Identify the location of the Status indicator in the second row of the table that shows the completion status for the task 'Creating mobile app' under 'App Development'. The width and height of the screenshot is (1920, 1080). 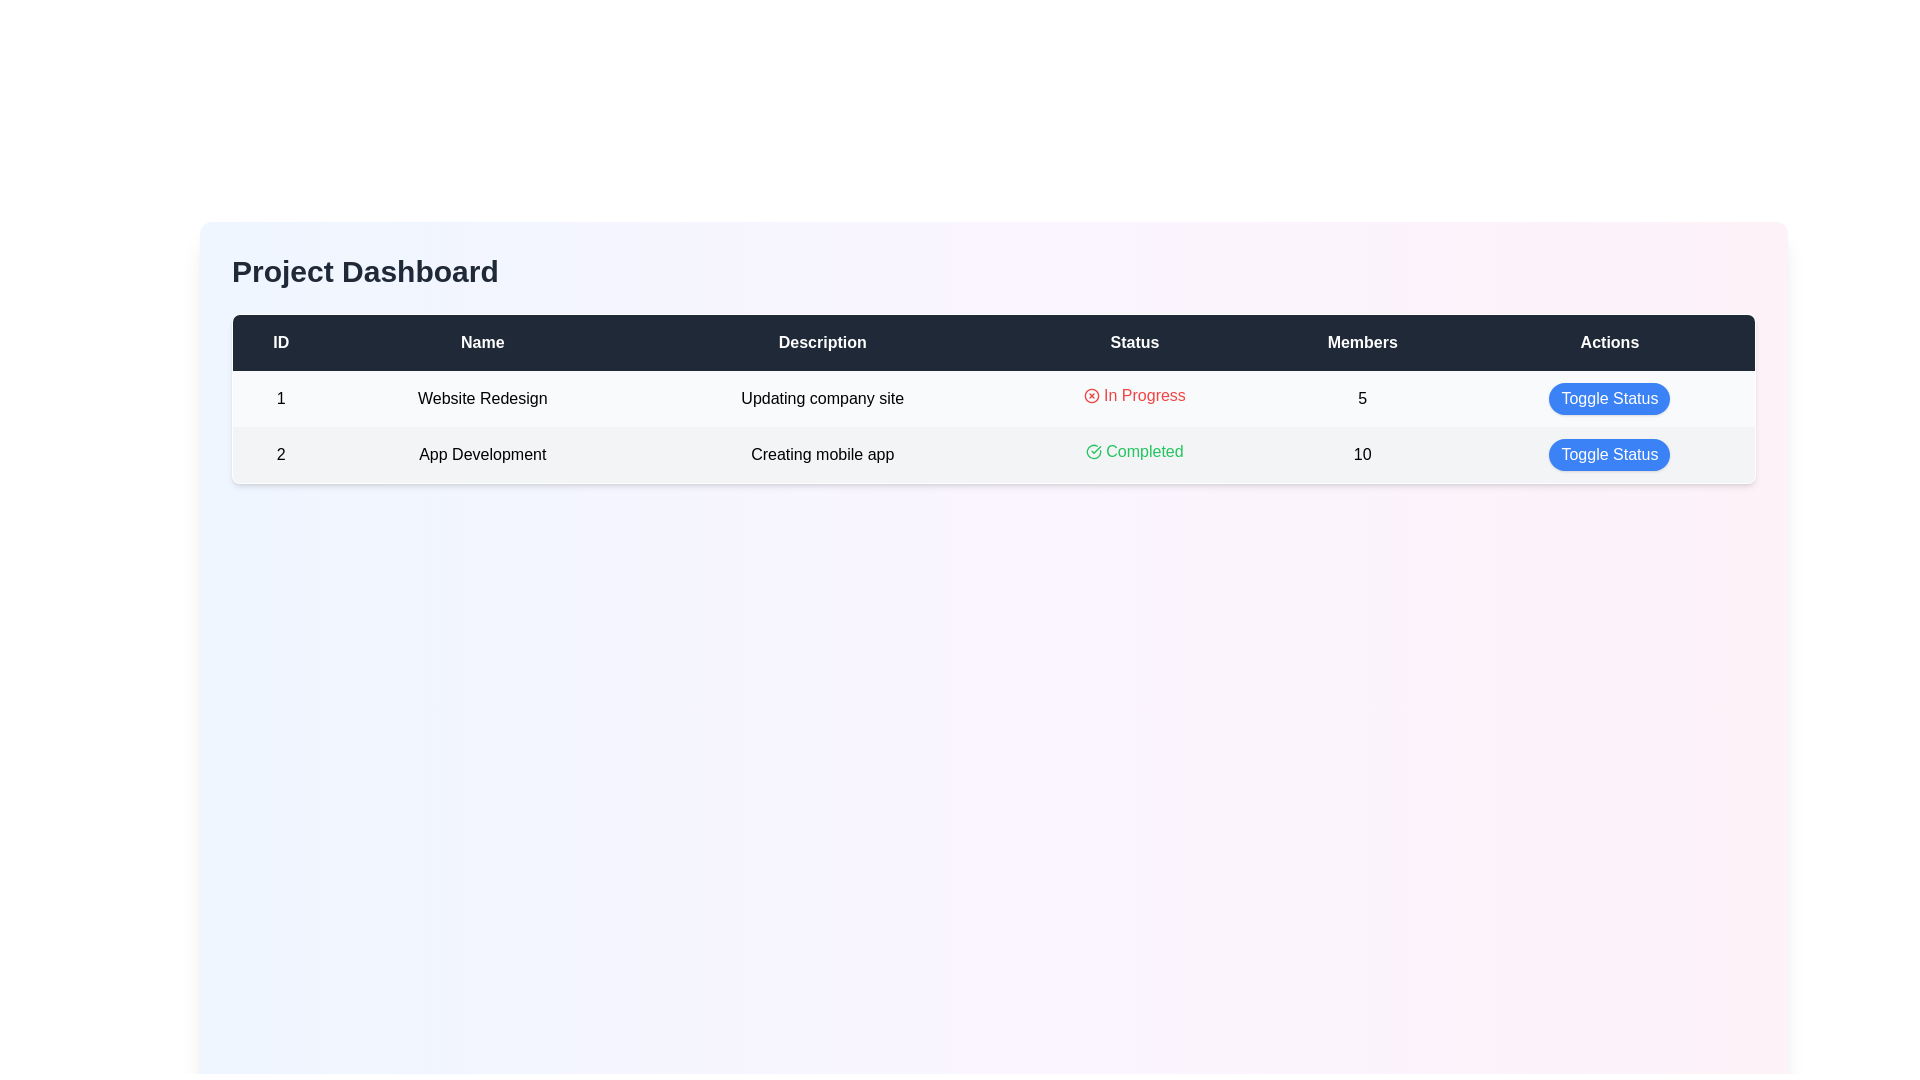
(1134, 451).